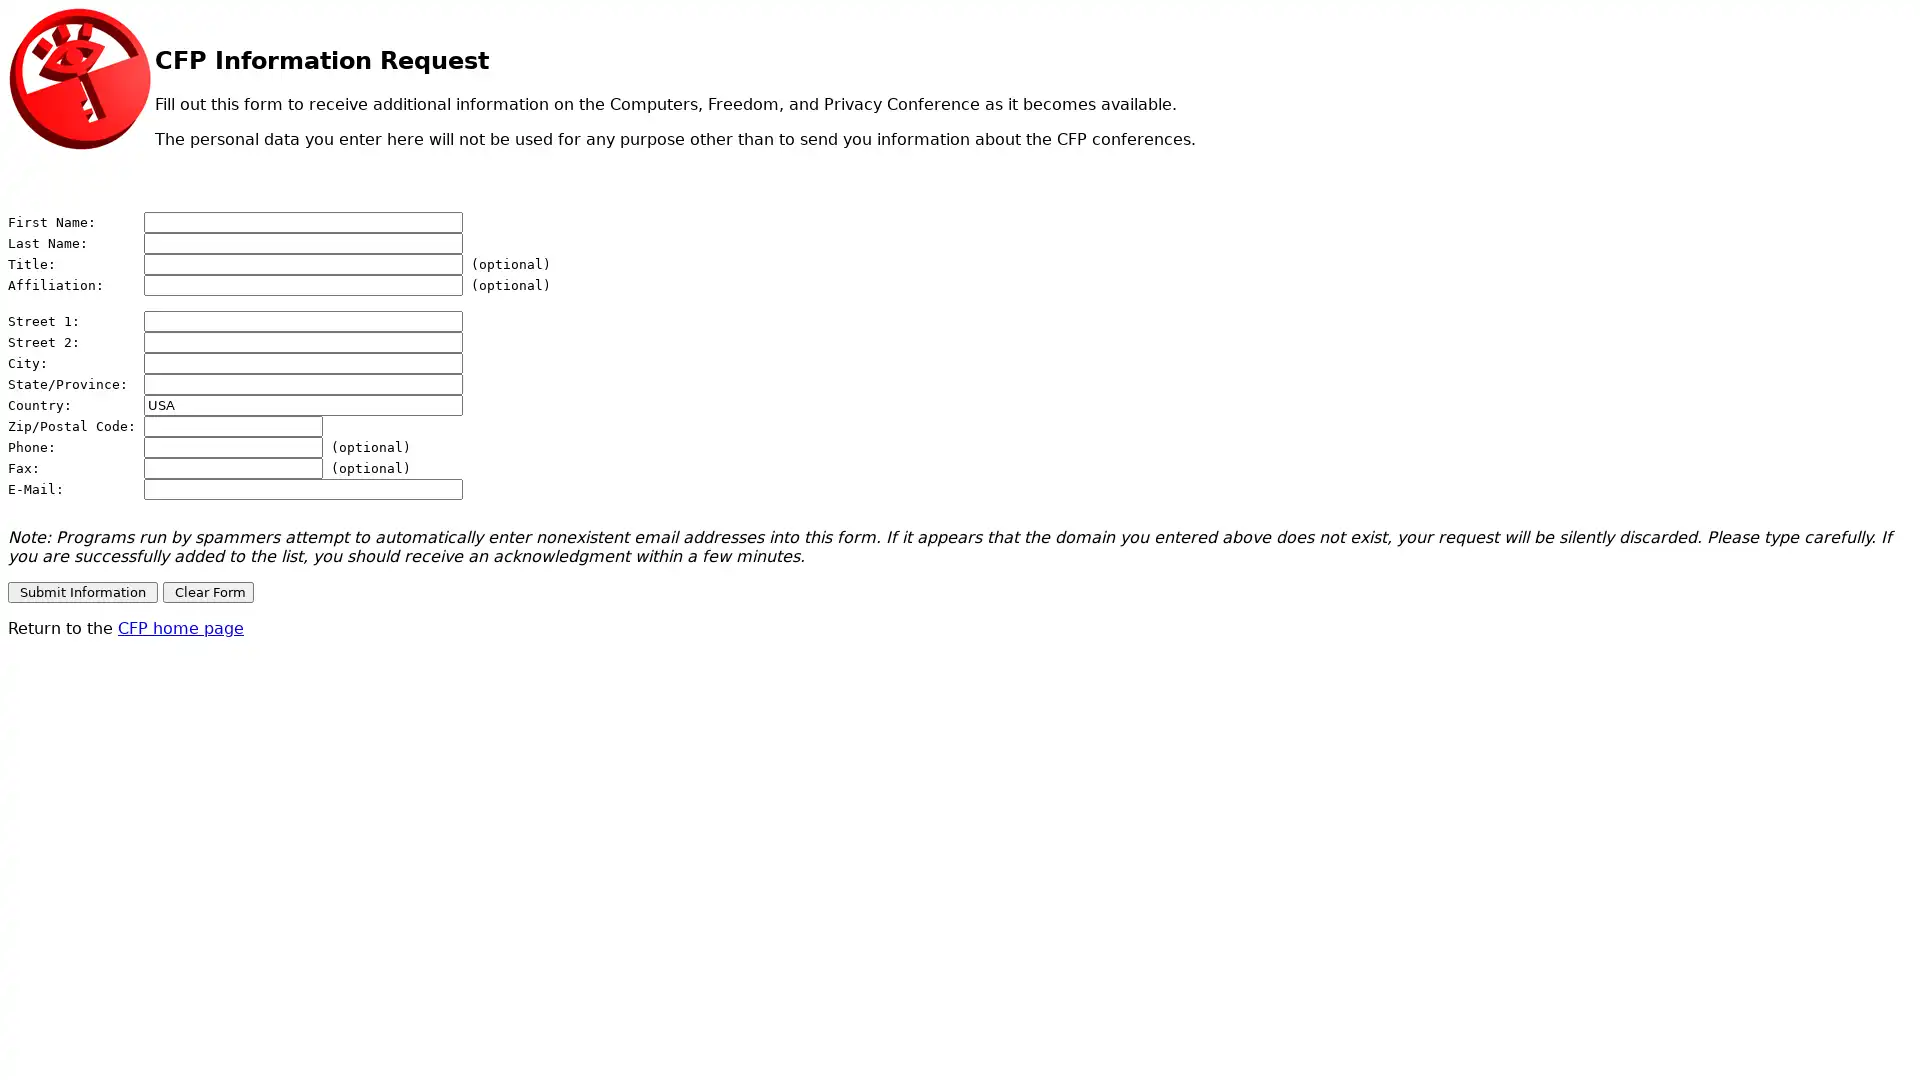 The image size is (1920, 1080). Describe the element at coordinates (81, 590) in the screenshot. I see `Submit Information` at that location.